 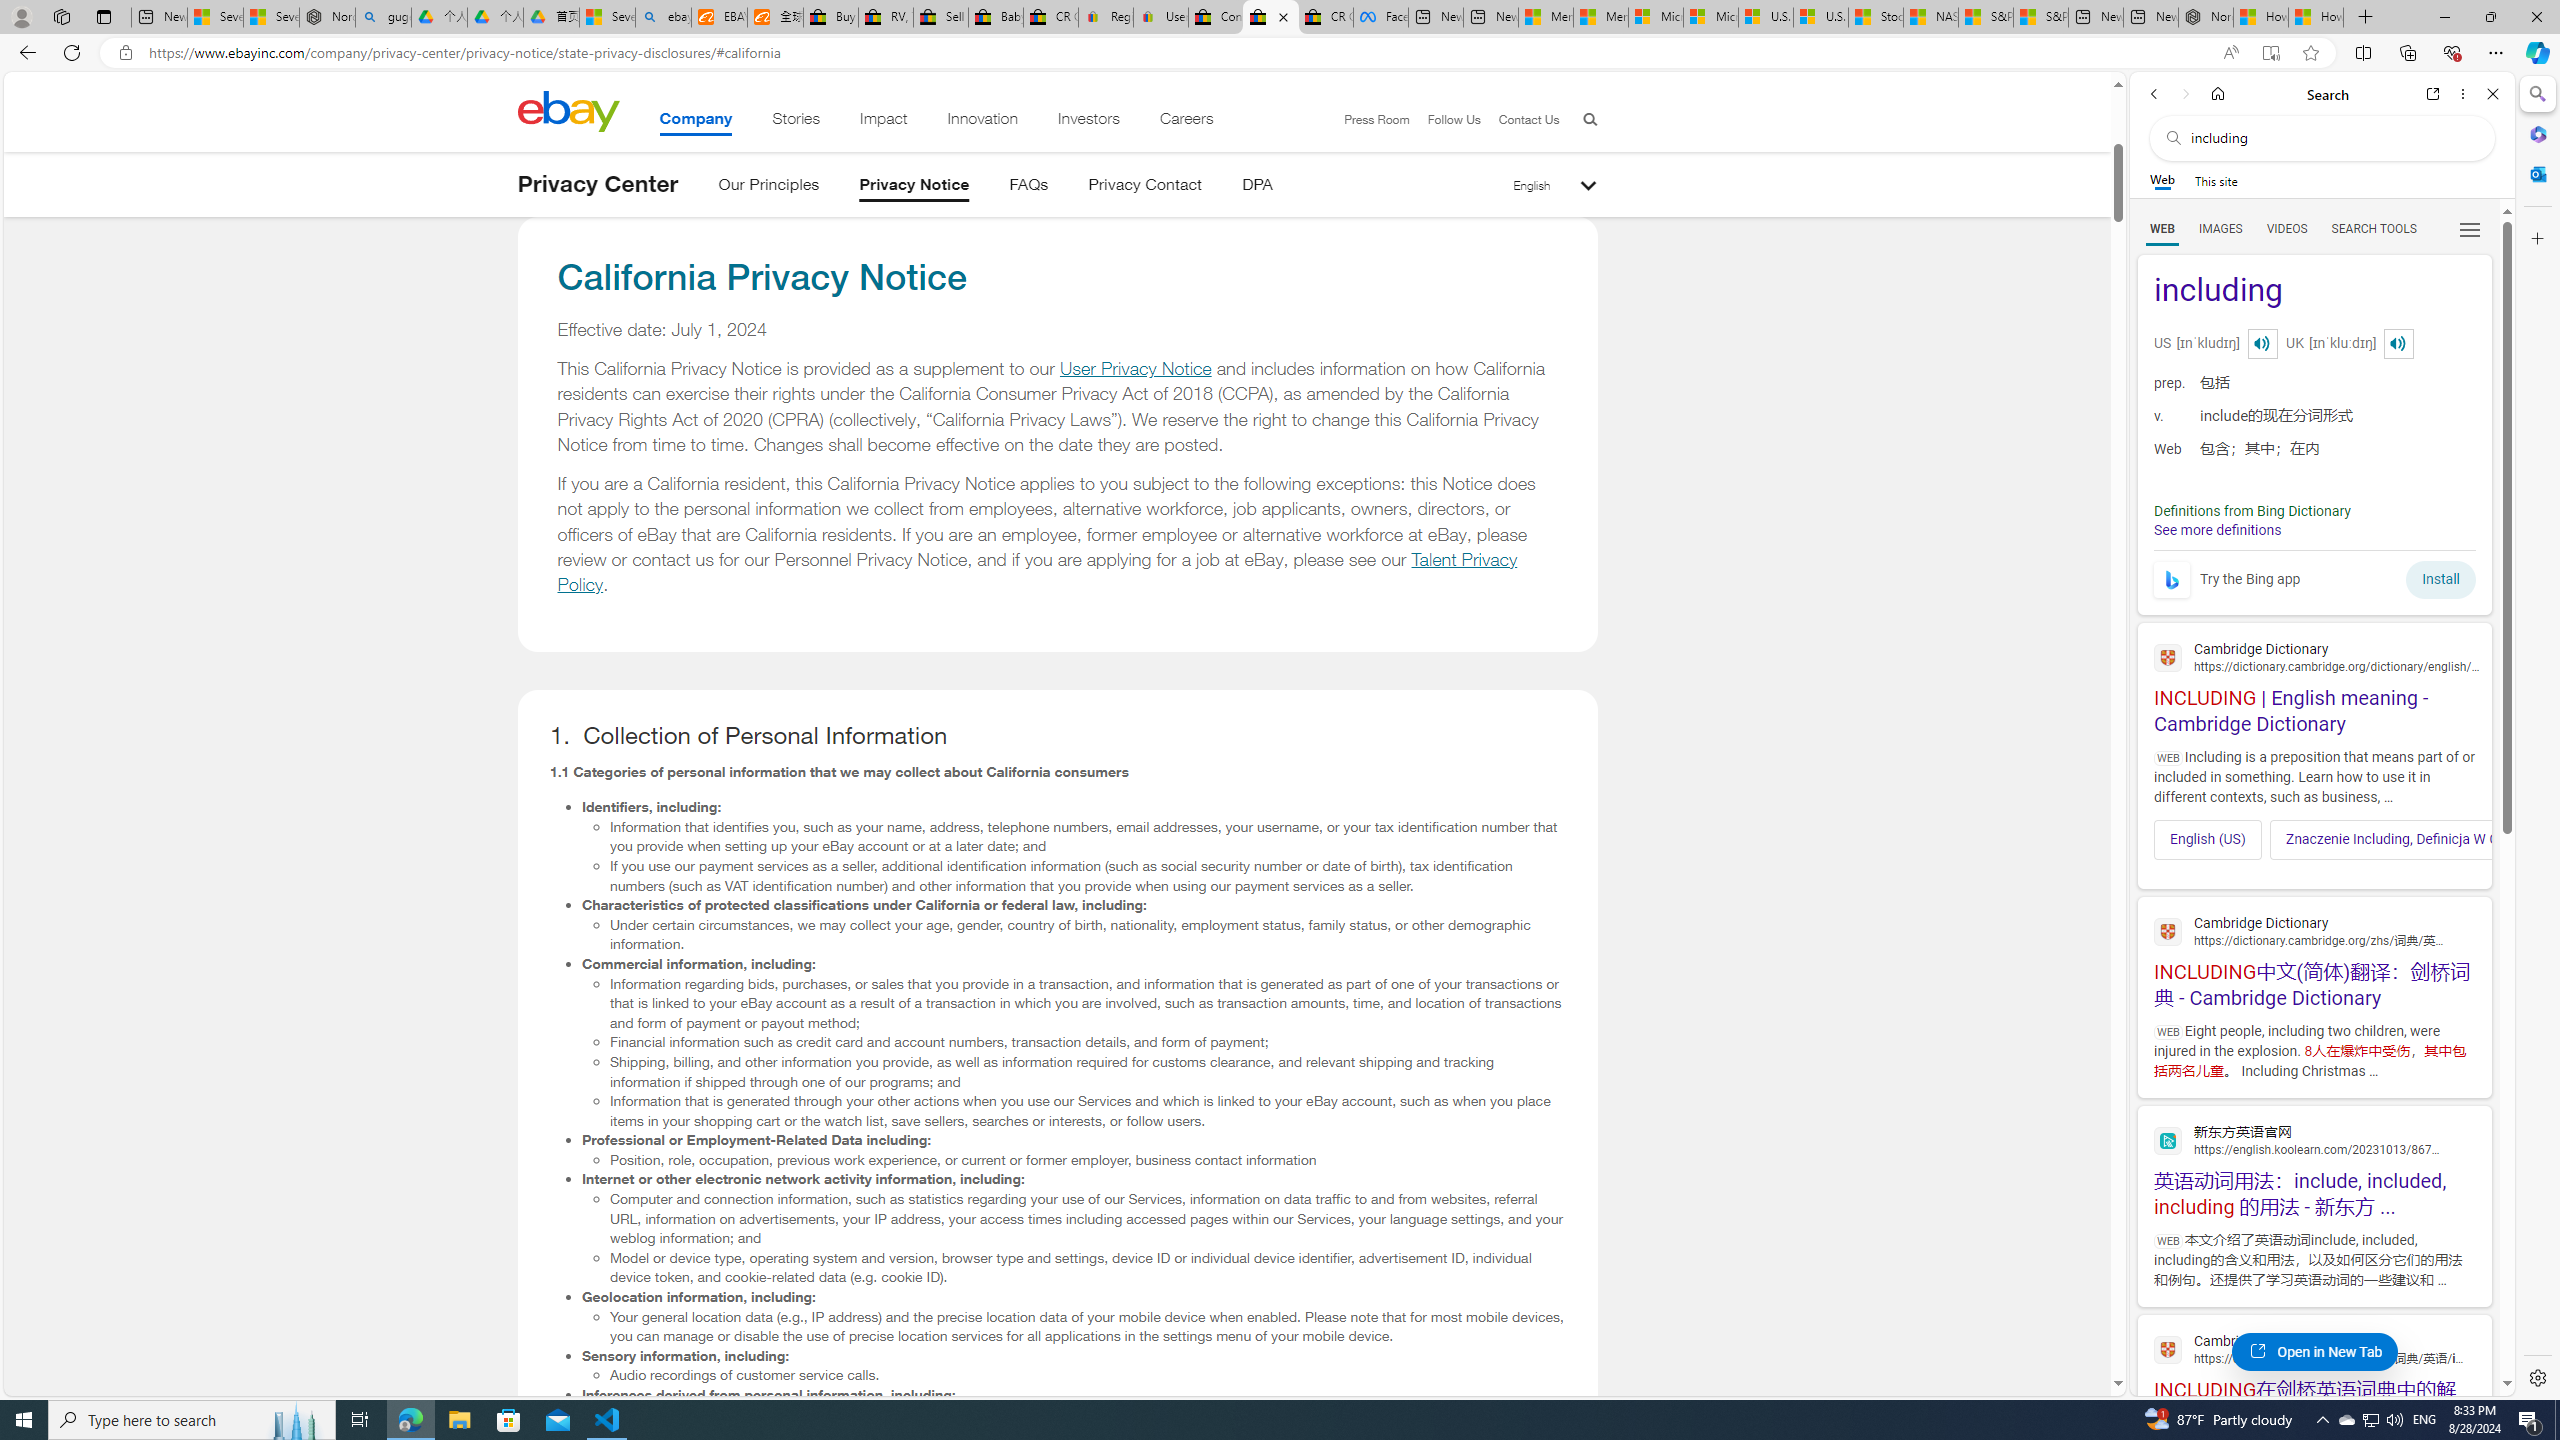 I want to click on 'FAQs', so click(x=1028, y=187).